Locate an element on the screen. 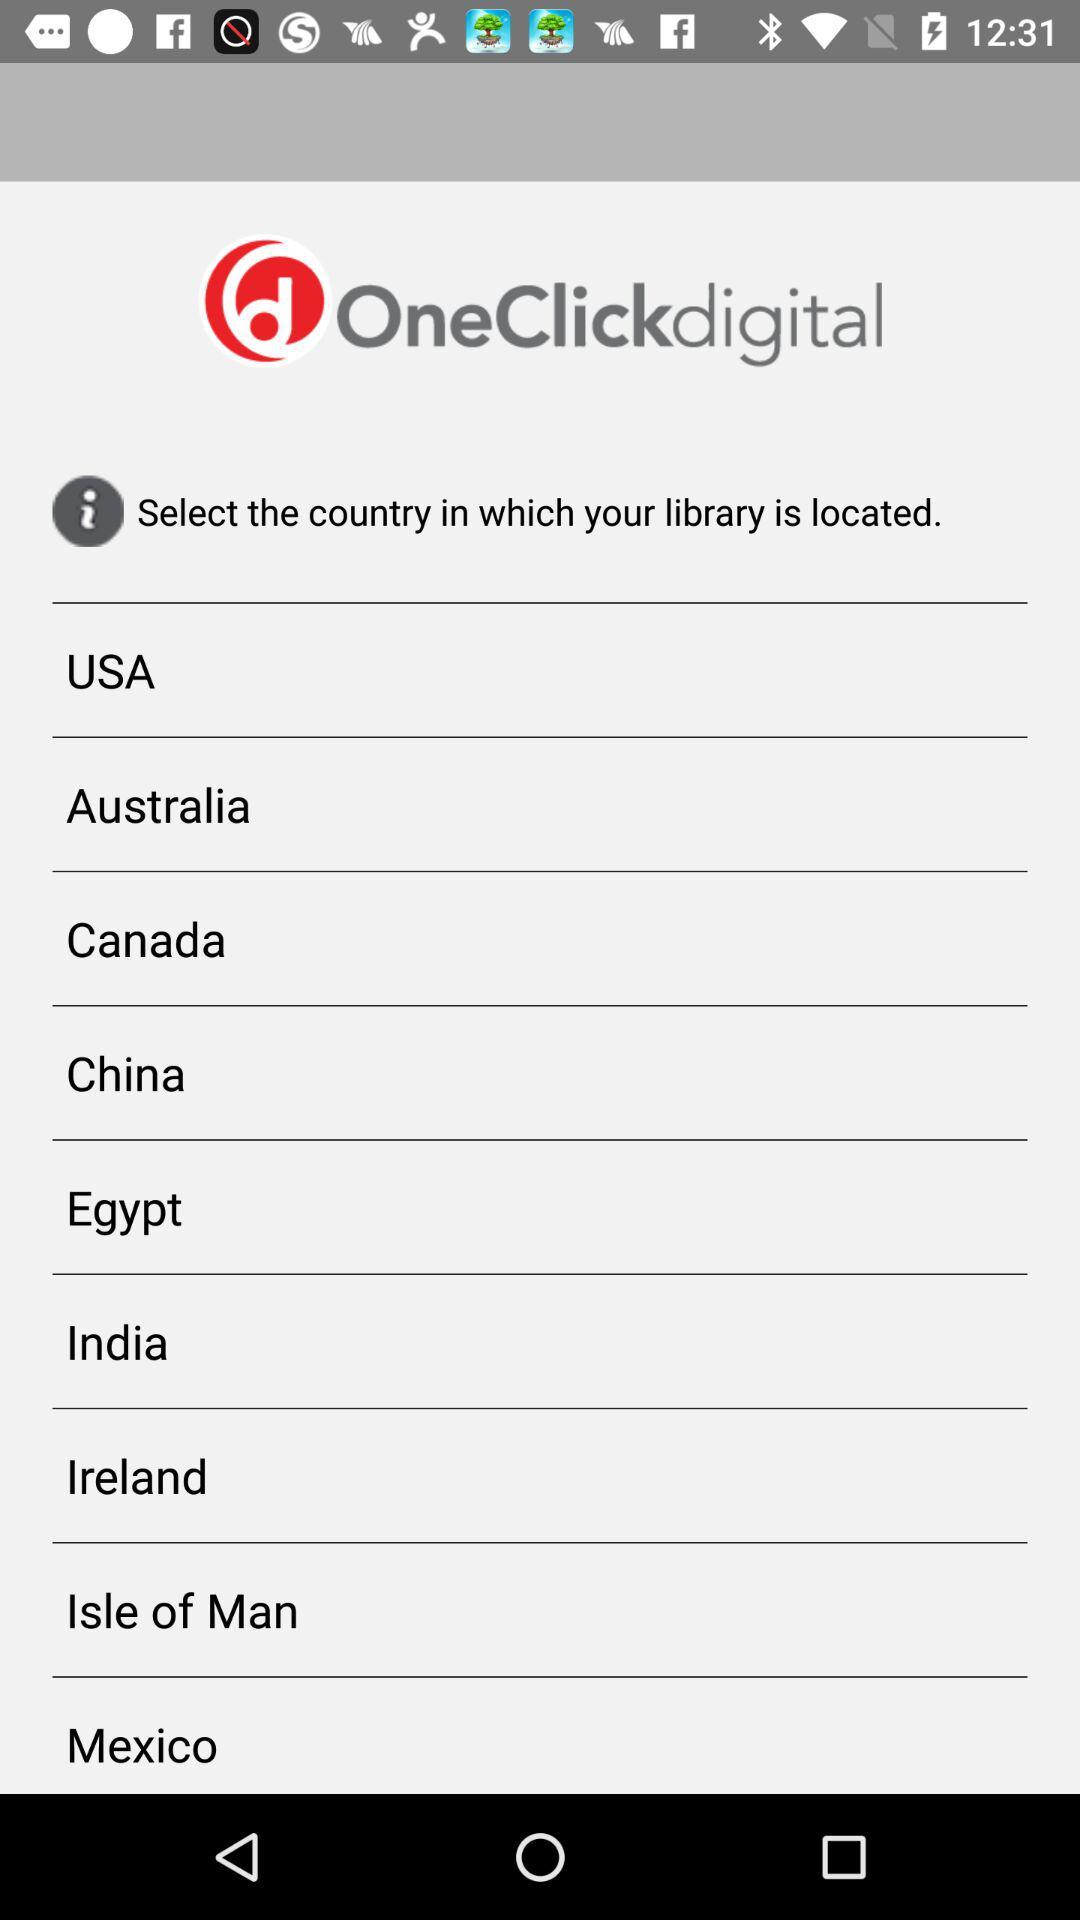 Image resolution: width=1080 pixels, height=1920 pixels. app above isle of man item is located at coordinates (540, 1475).